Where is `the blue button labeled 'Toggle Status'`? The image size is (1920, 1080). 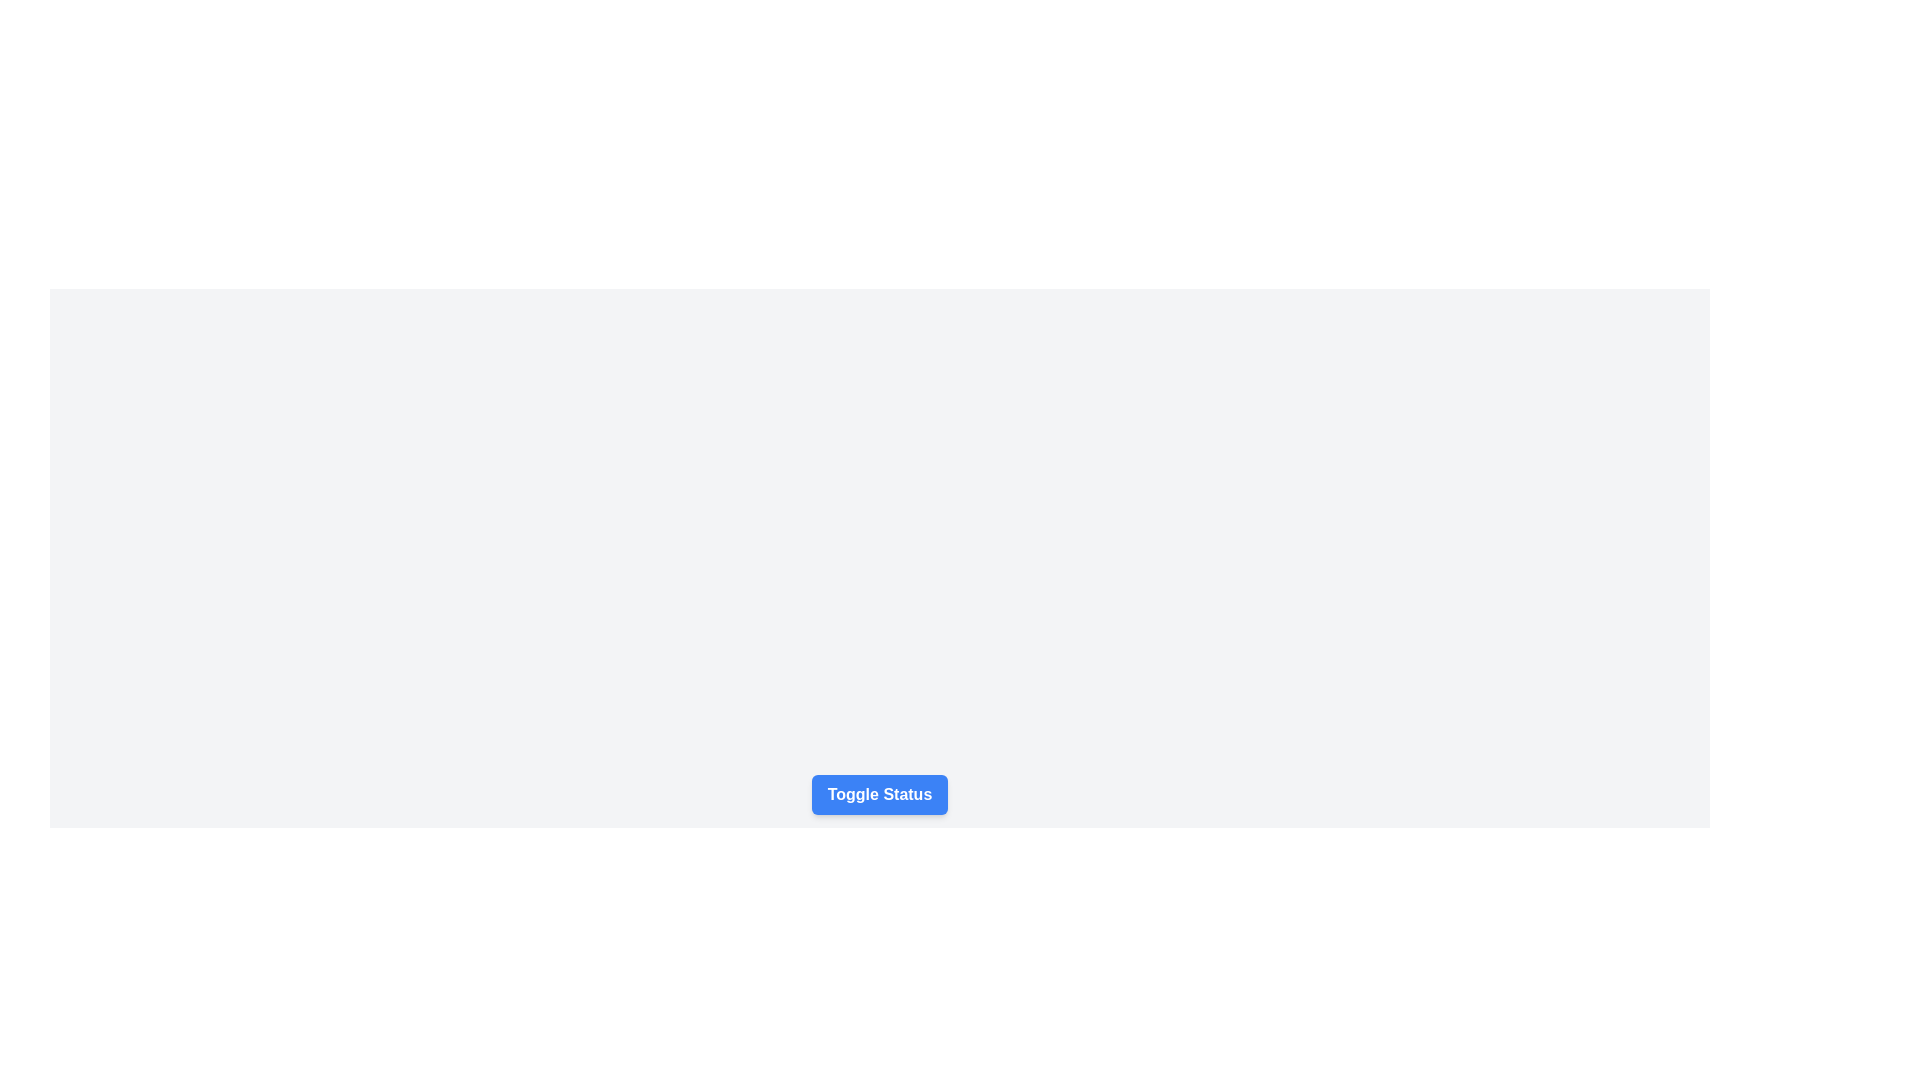 the blue button labeled 'Toggle Status' is located at coordinates (879, 793).